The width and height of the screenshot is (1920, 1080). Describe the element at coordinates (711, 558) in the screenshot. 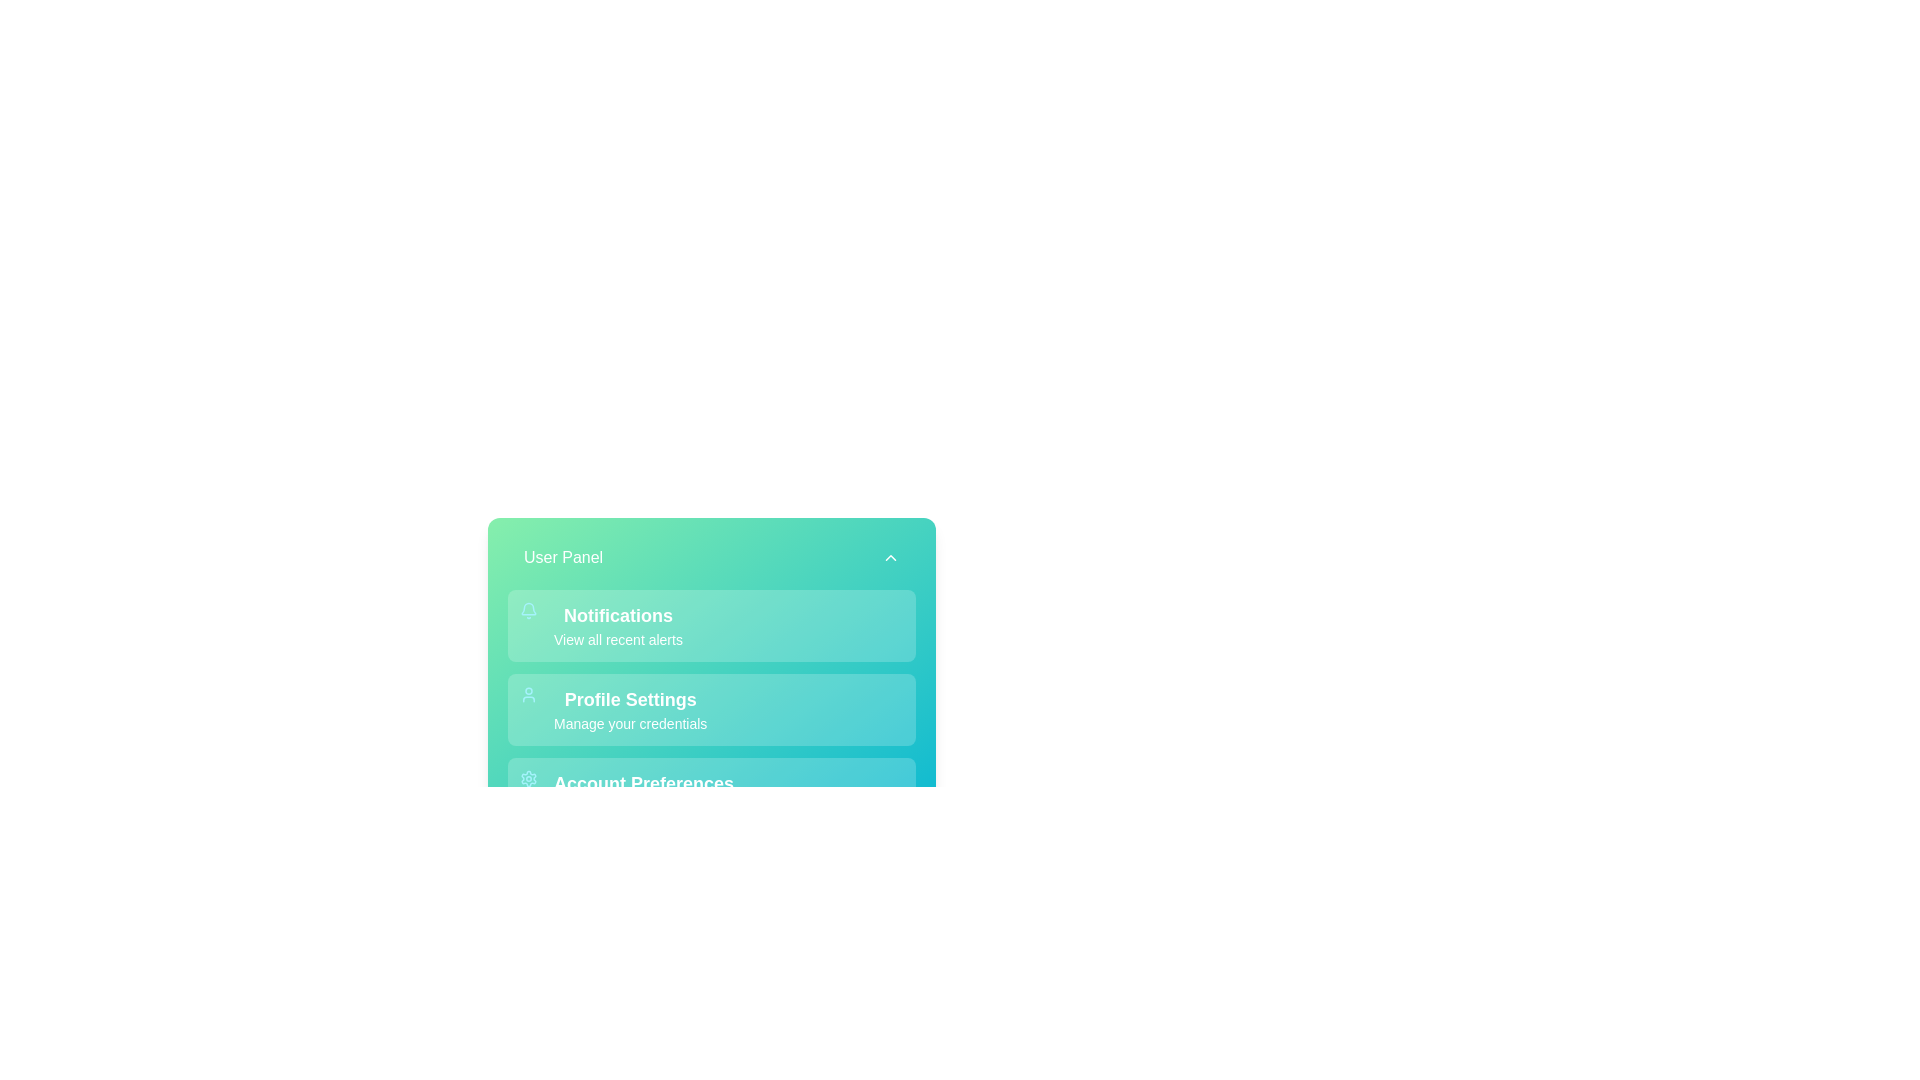

I see `the toggle button to toggle the panel expansion` at that location.